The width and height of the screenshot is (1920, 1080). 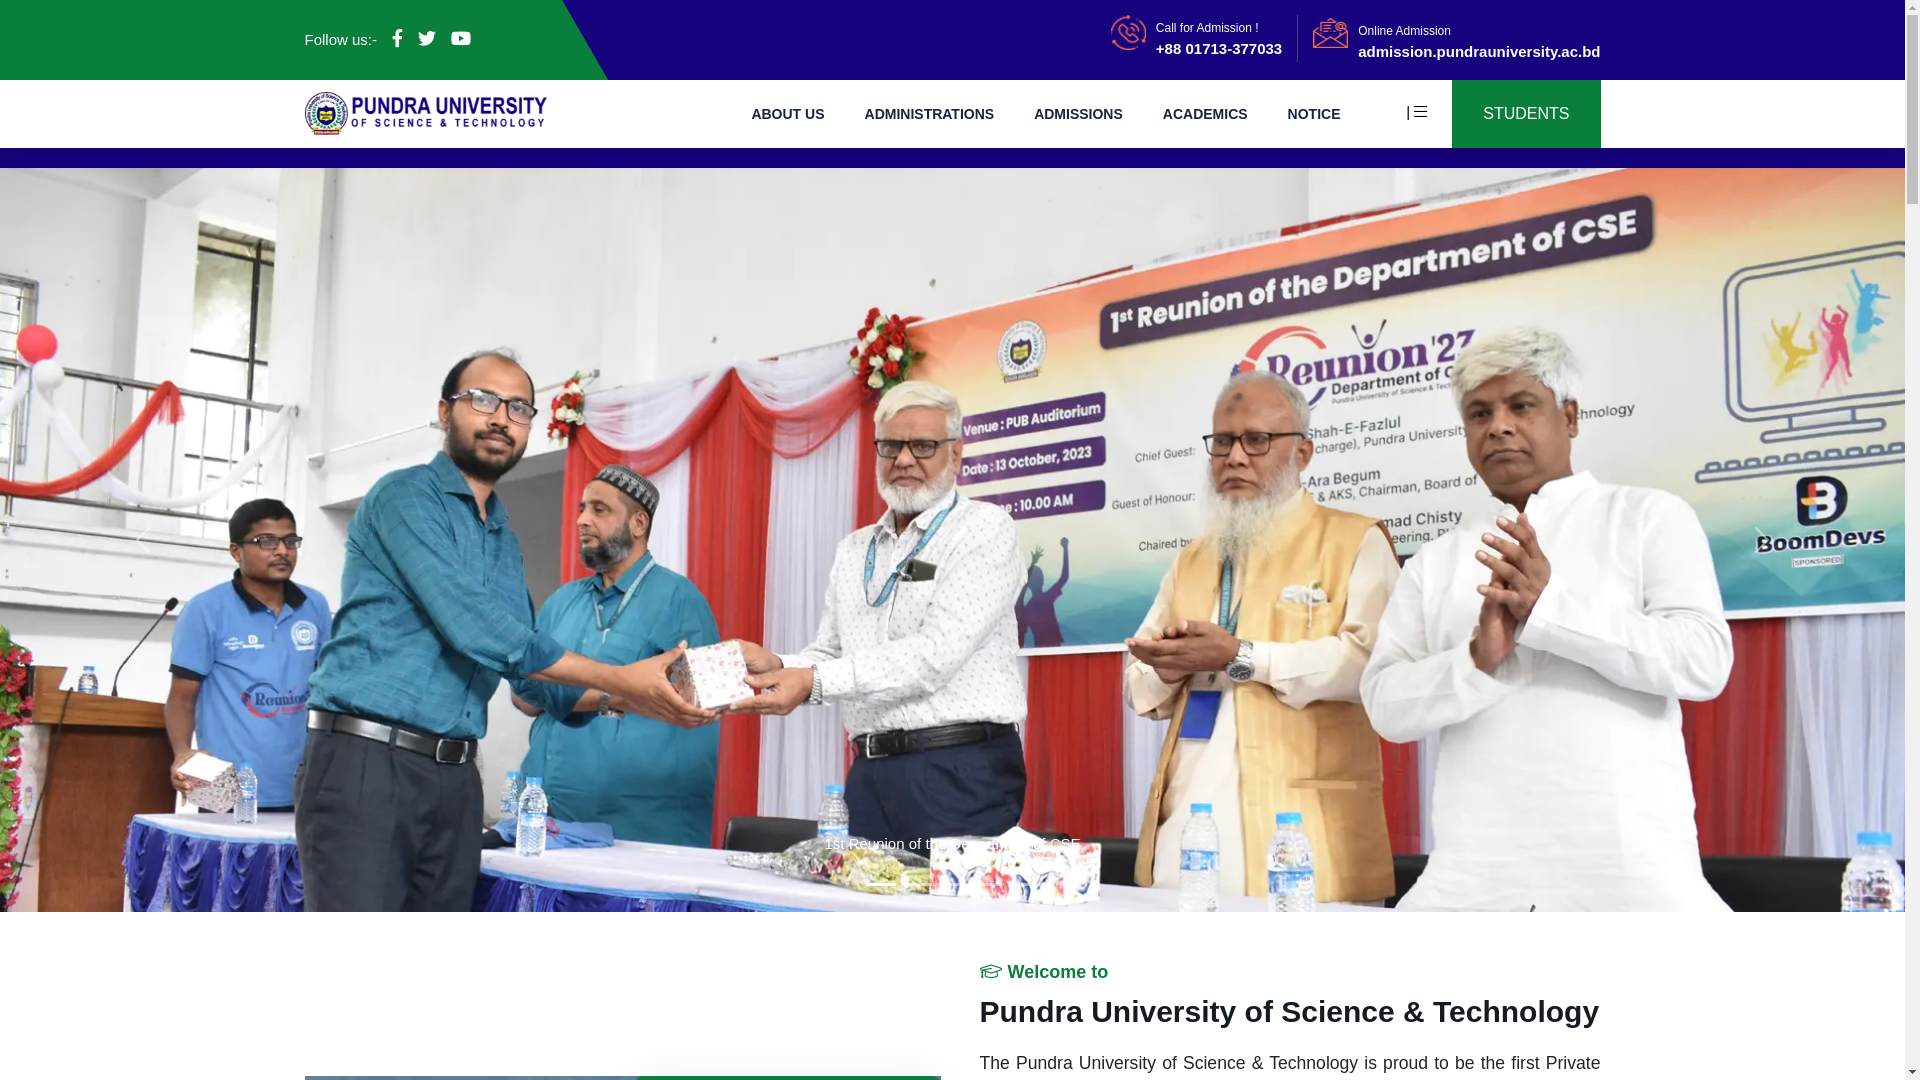 I want to click on 'STUDENTS', so click(x=1451, y=114).